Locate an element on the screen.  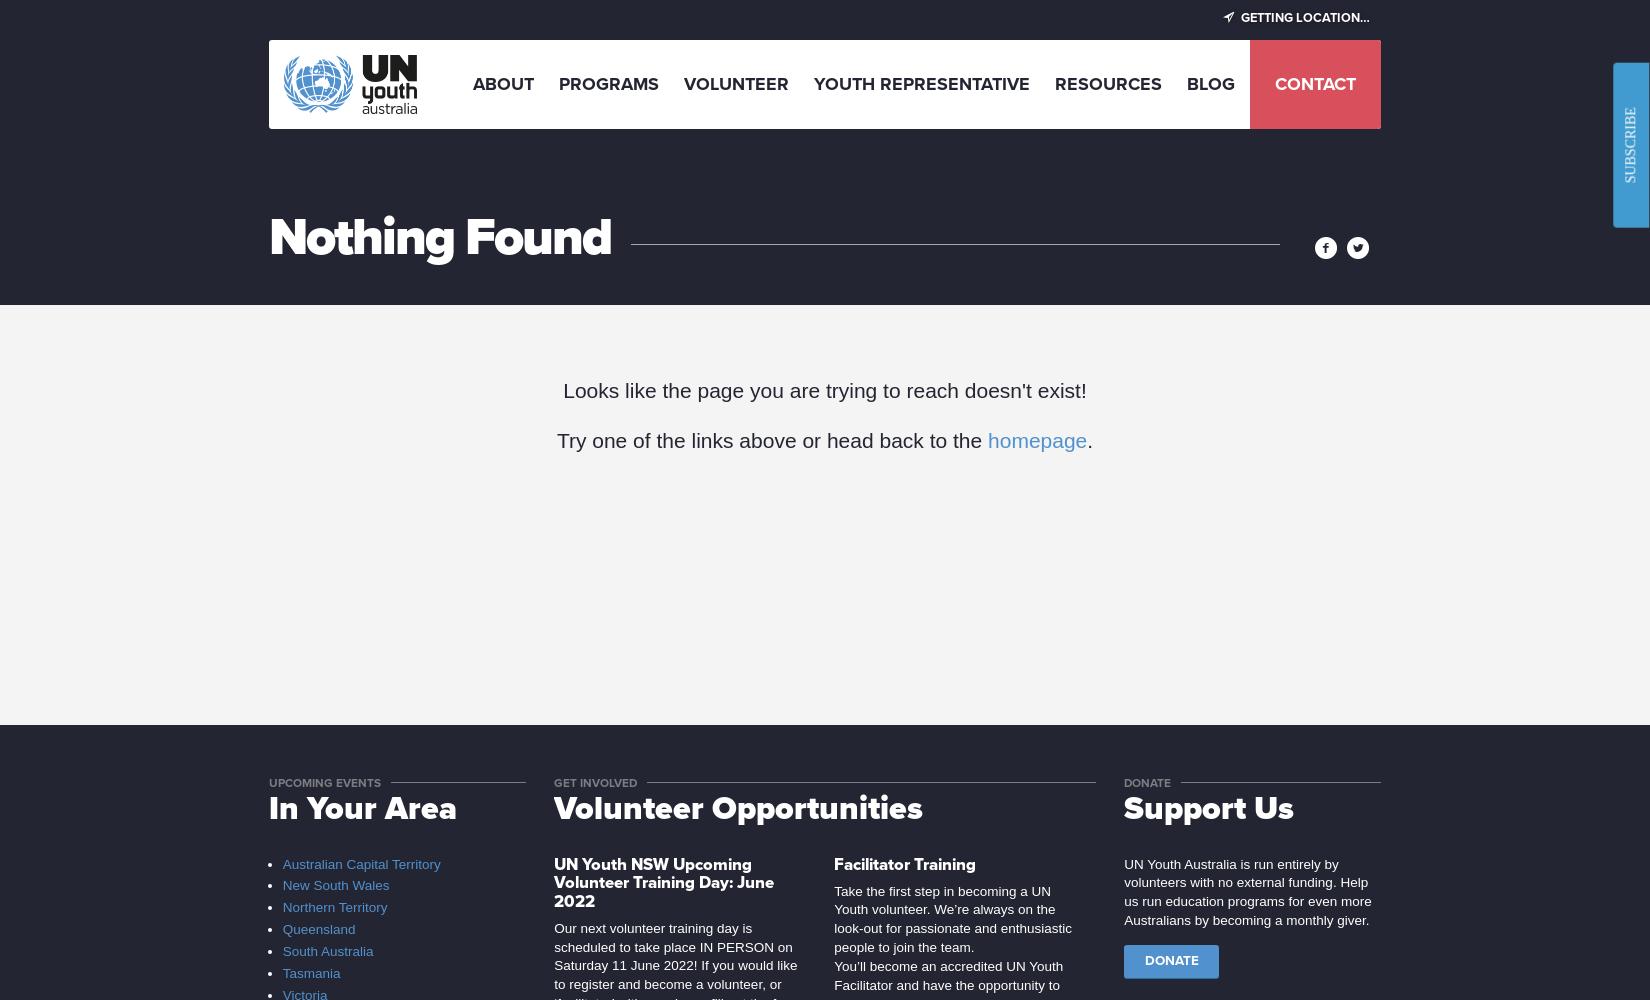
'Programs' is located at coordinates (557, 83).